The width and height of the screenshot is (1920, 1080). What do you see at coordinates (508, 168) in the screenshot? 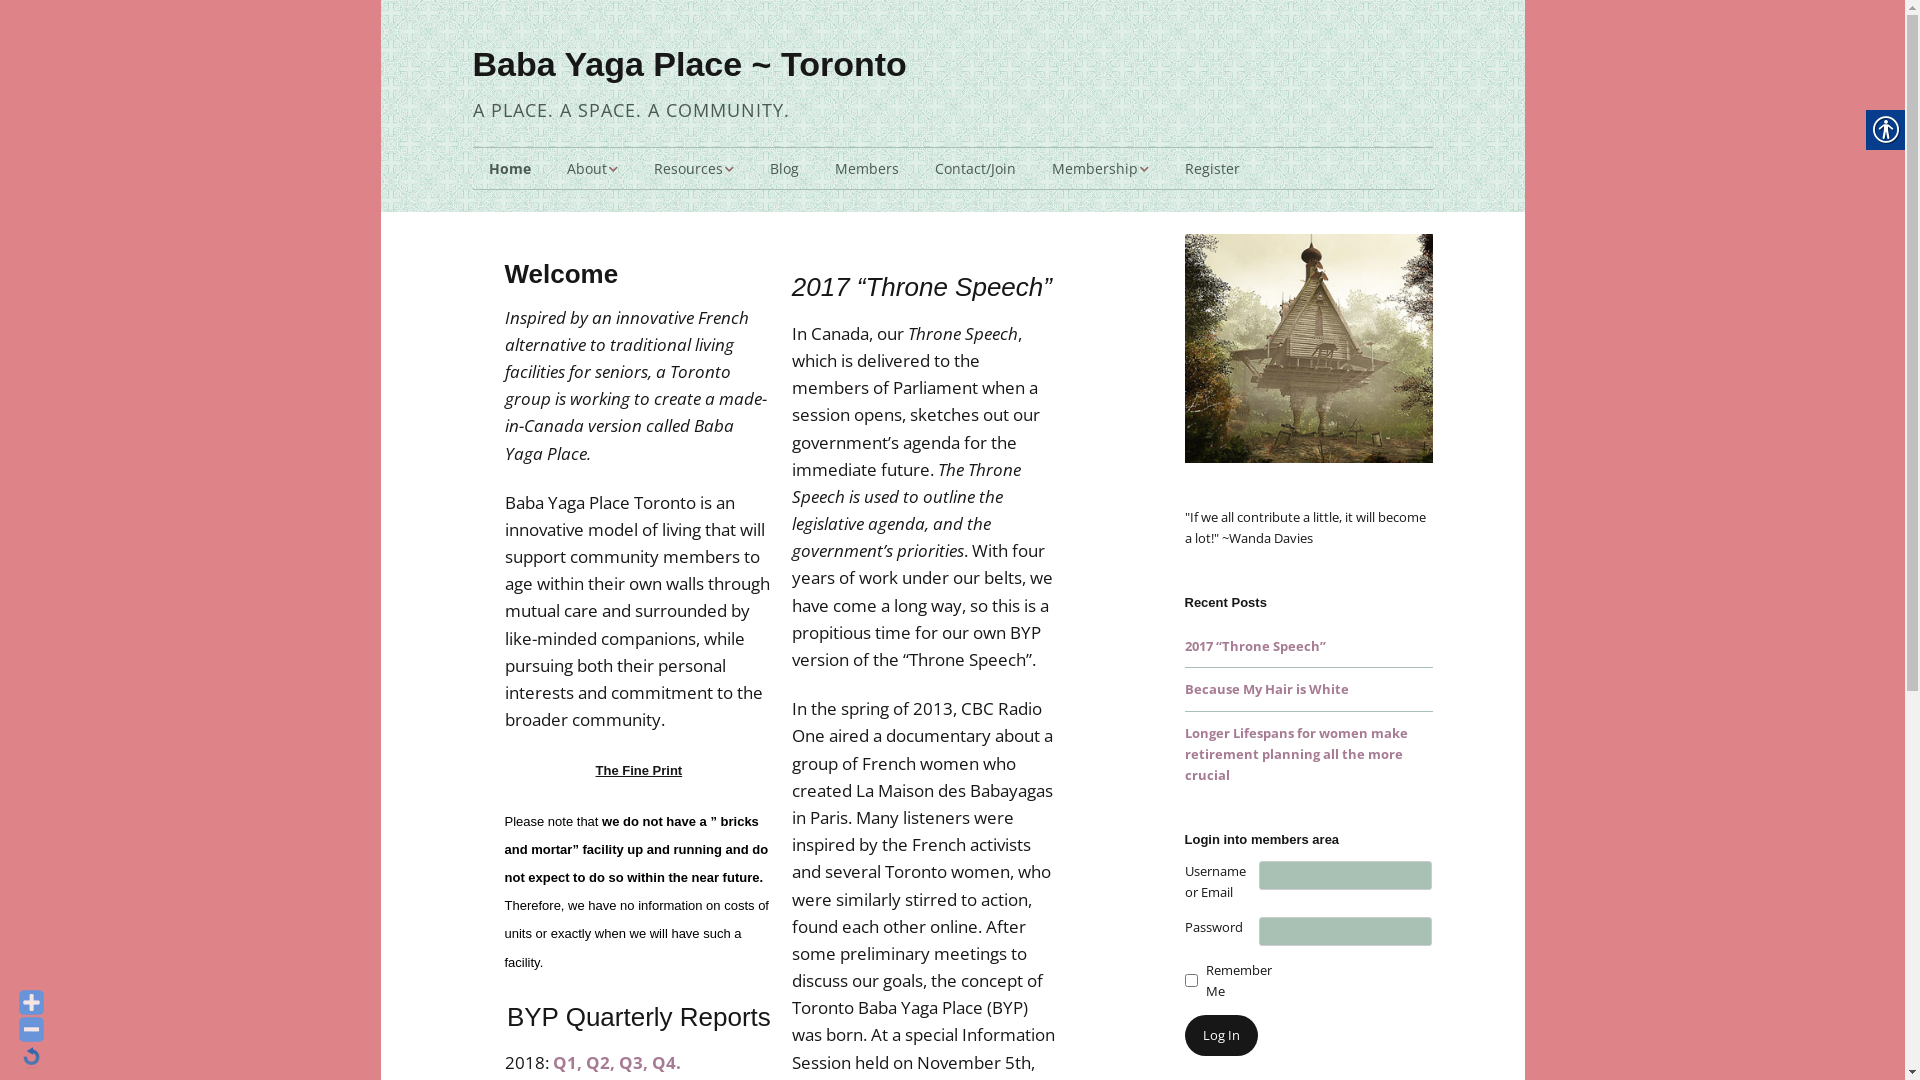
I see `'Home'` at bounding box center [508, 168].